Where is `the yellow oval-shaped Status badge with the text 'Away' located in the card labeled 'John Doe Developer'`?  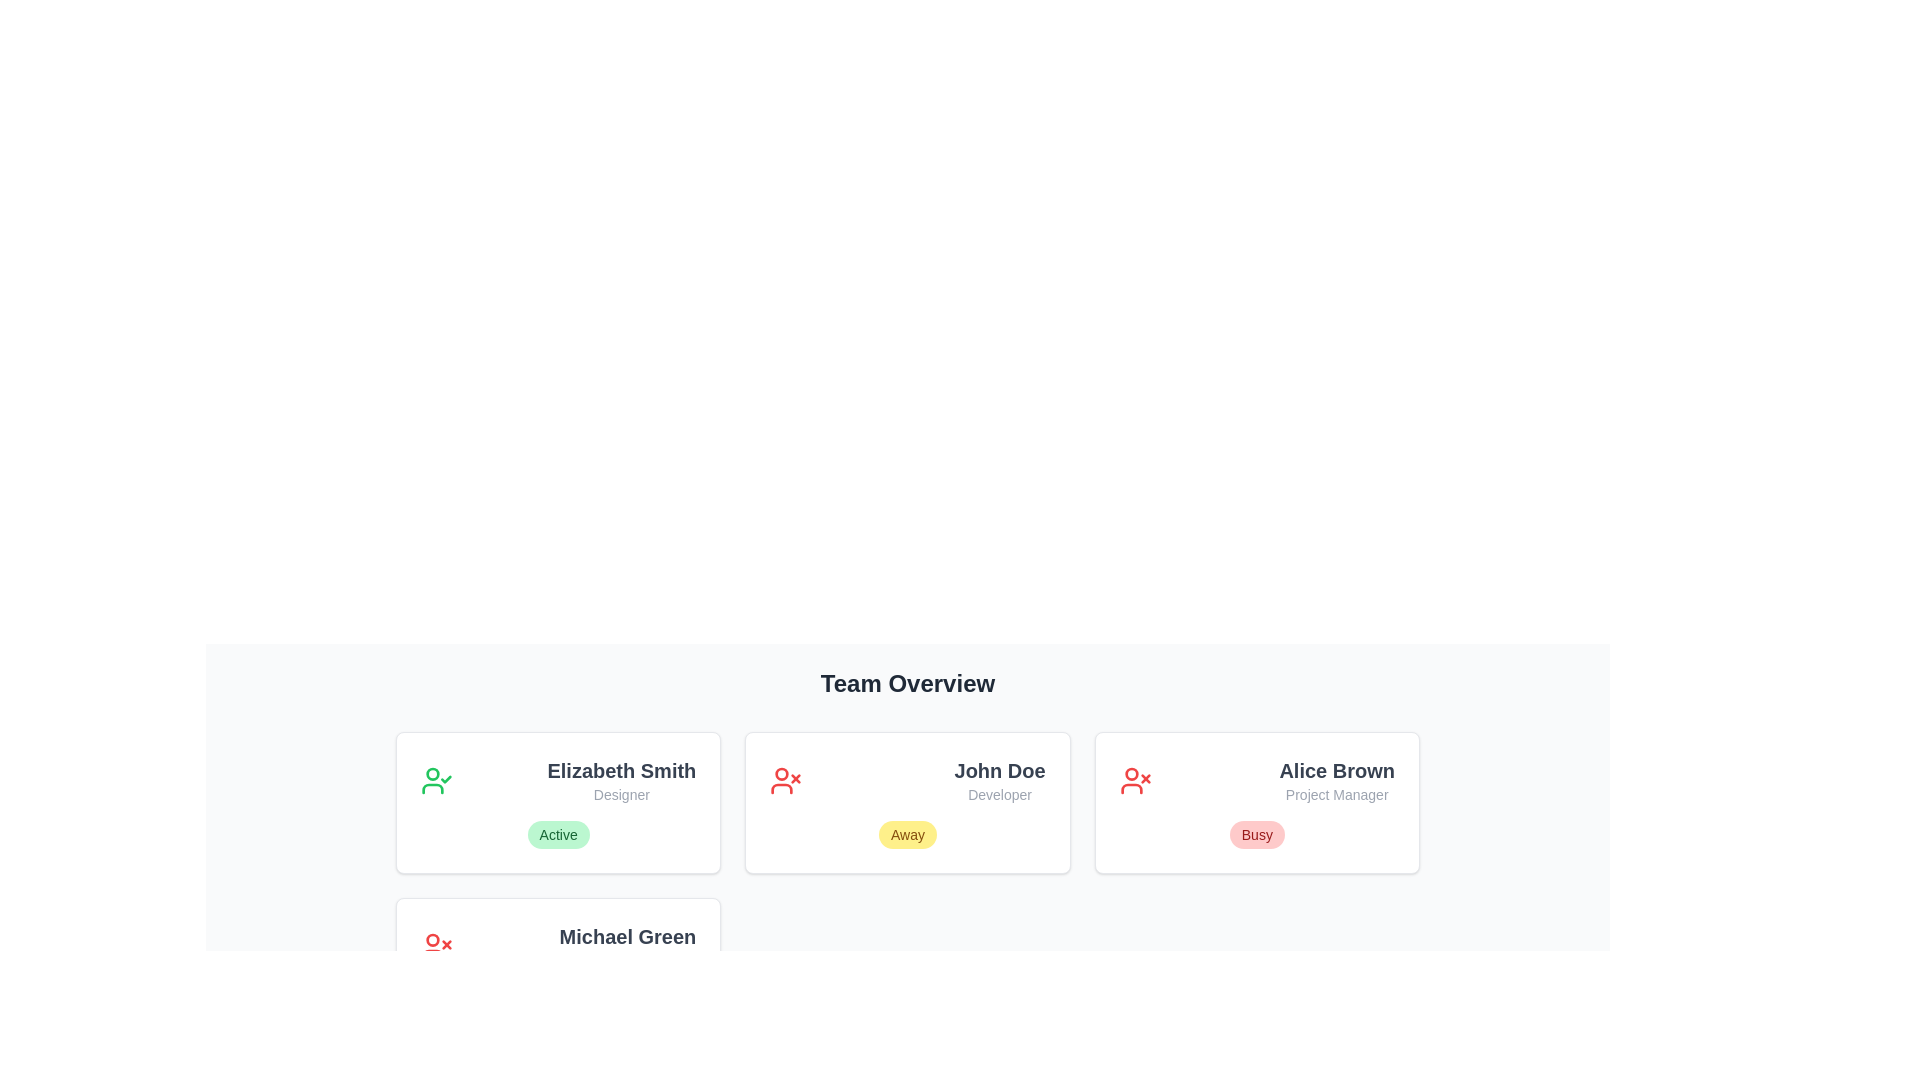
the yellow oval-shaped Status badge with the text 'Away' located in the card labeled 'John Doe Developer' is located at coordinates (906, 834).